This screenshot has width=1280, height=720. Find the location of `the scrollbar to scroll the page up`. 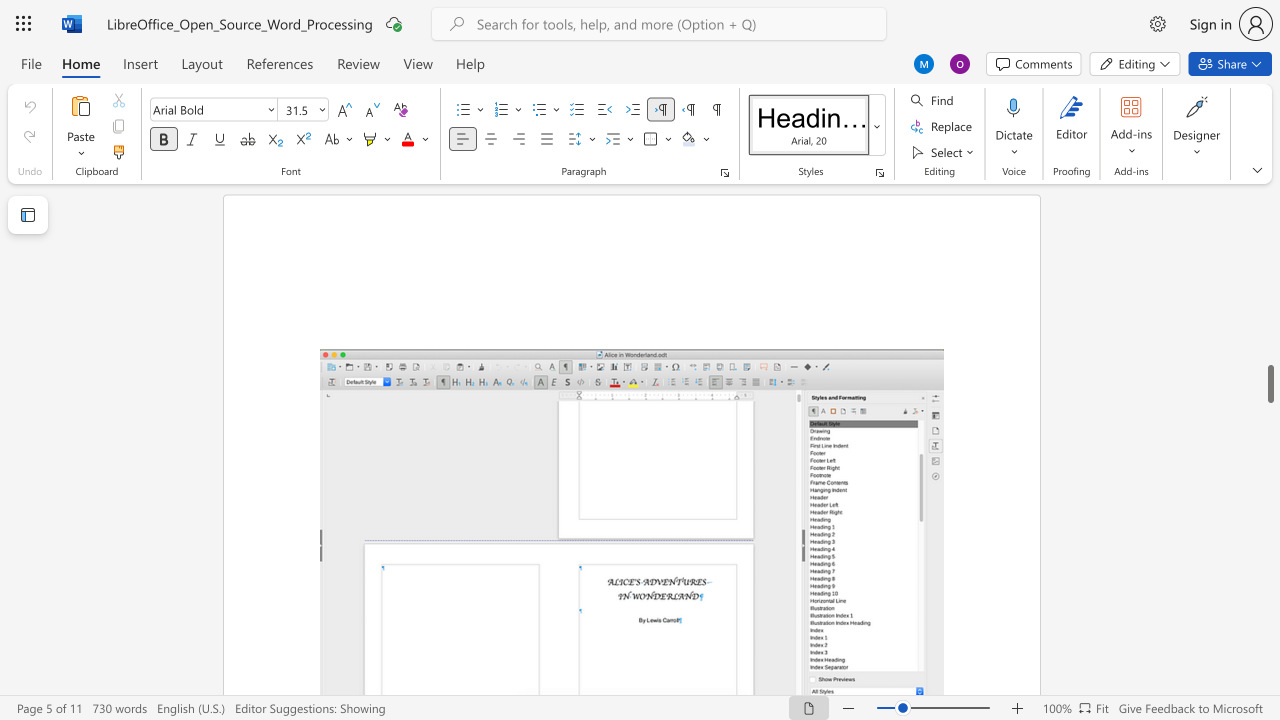

the scrollbar to scroll the page up is located at coordinates (1269, 290).